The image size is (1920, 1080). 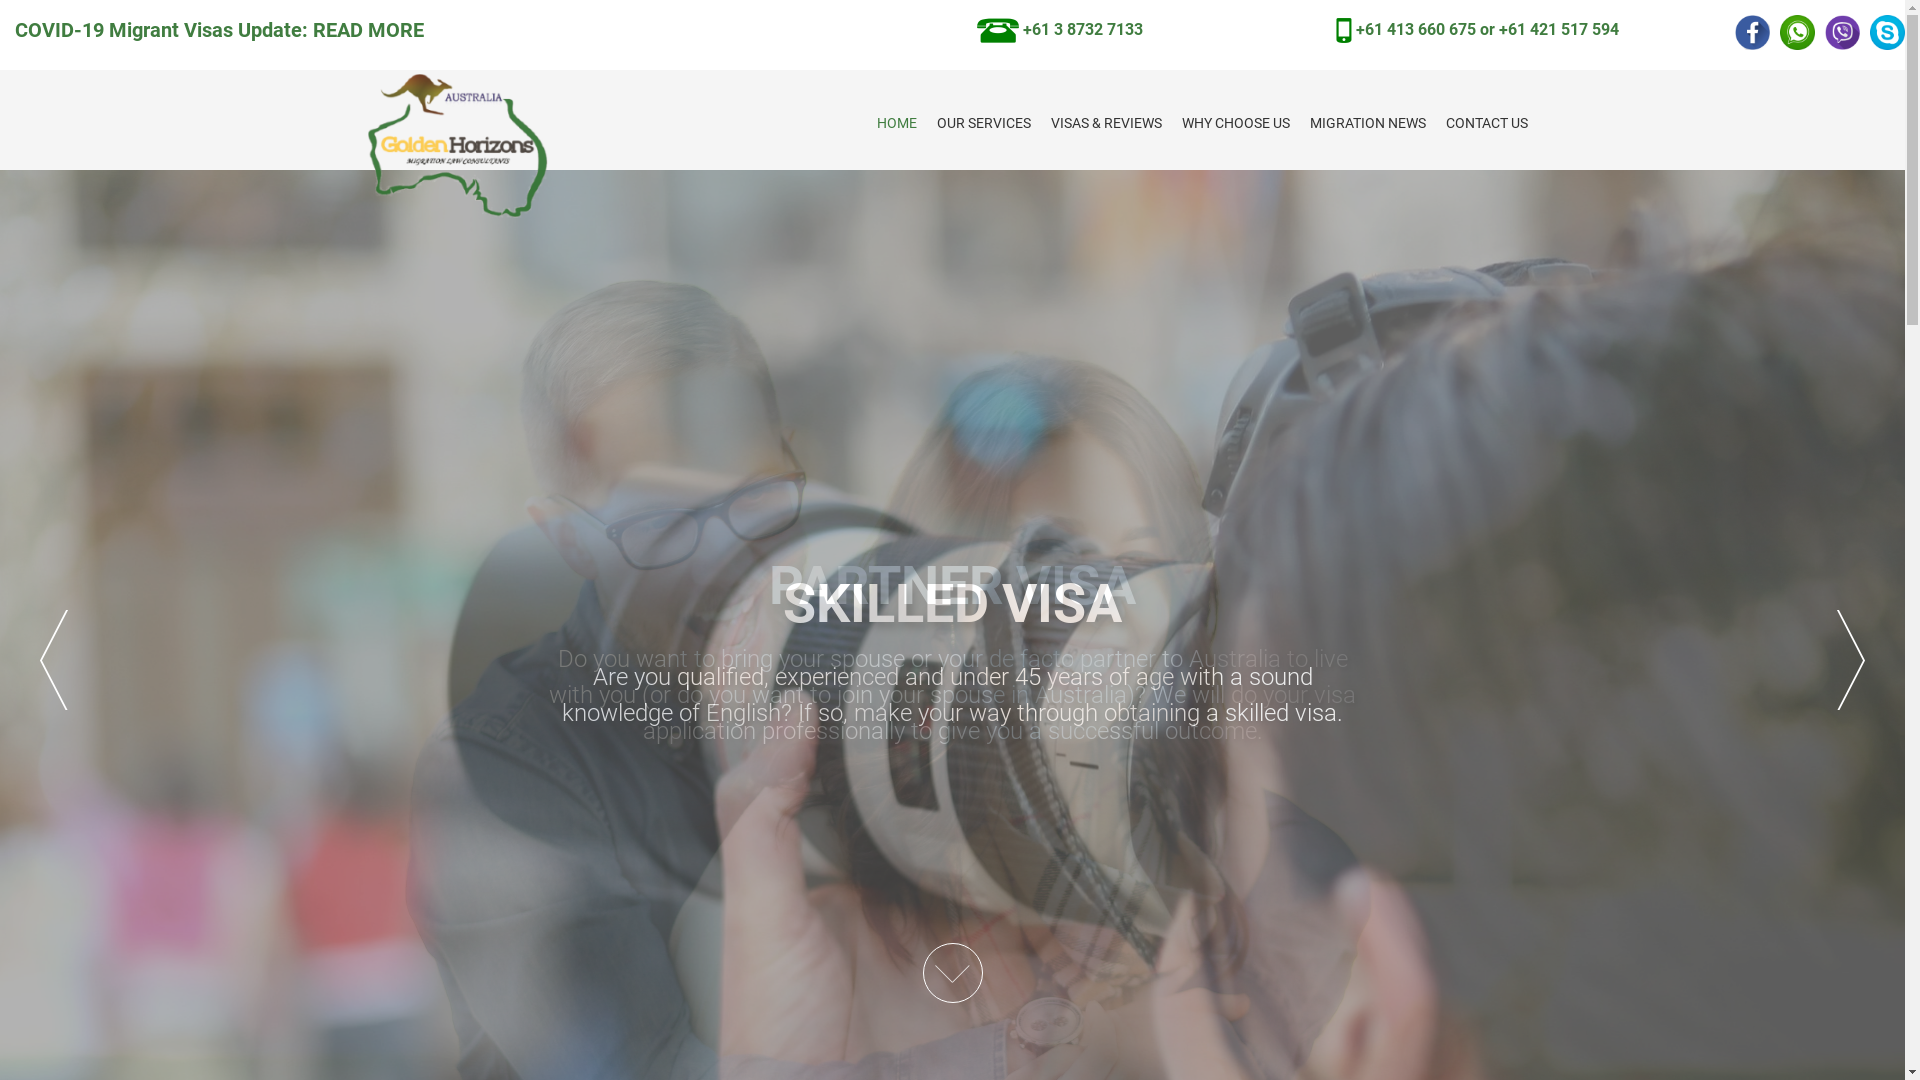 What do you see at coordinates (1415, 29) in the screenshot?
I see `'+61 413 660 675'` at bounding box center [1415, 29].